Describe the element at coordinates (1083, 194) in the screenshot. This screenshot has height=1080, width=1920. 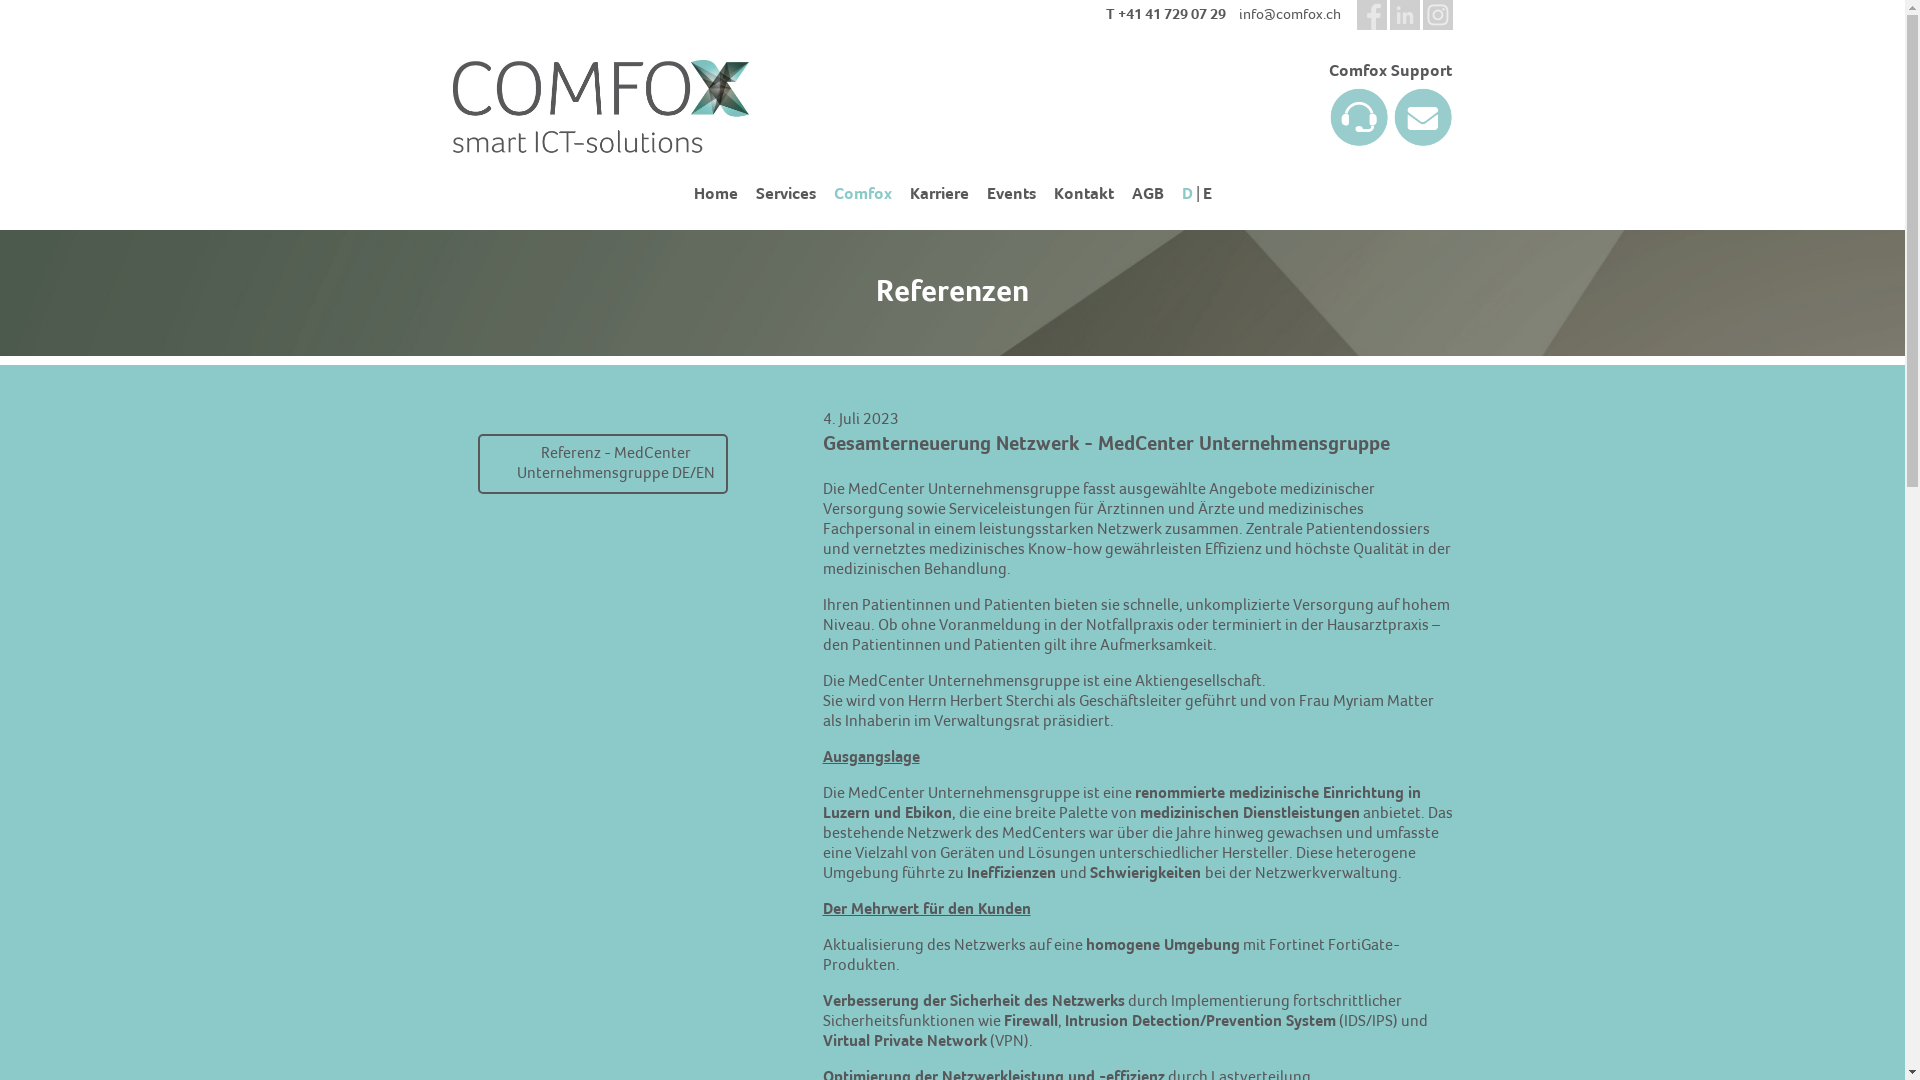
I see `'Kontakt'` at that location.